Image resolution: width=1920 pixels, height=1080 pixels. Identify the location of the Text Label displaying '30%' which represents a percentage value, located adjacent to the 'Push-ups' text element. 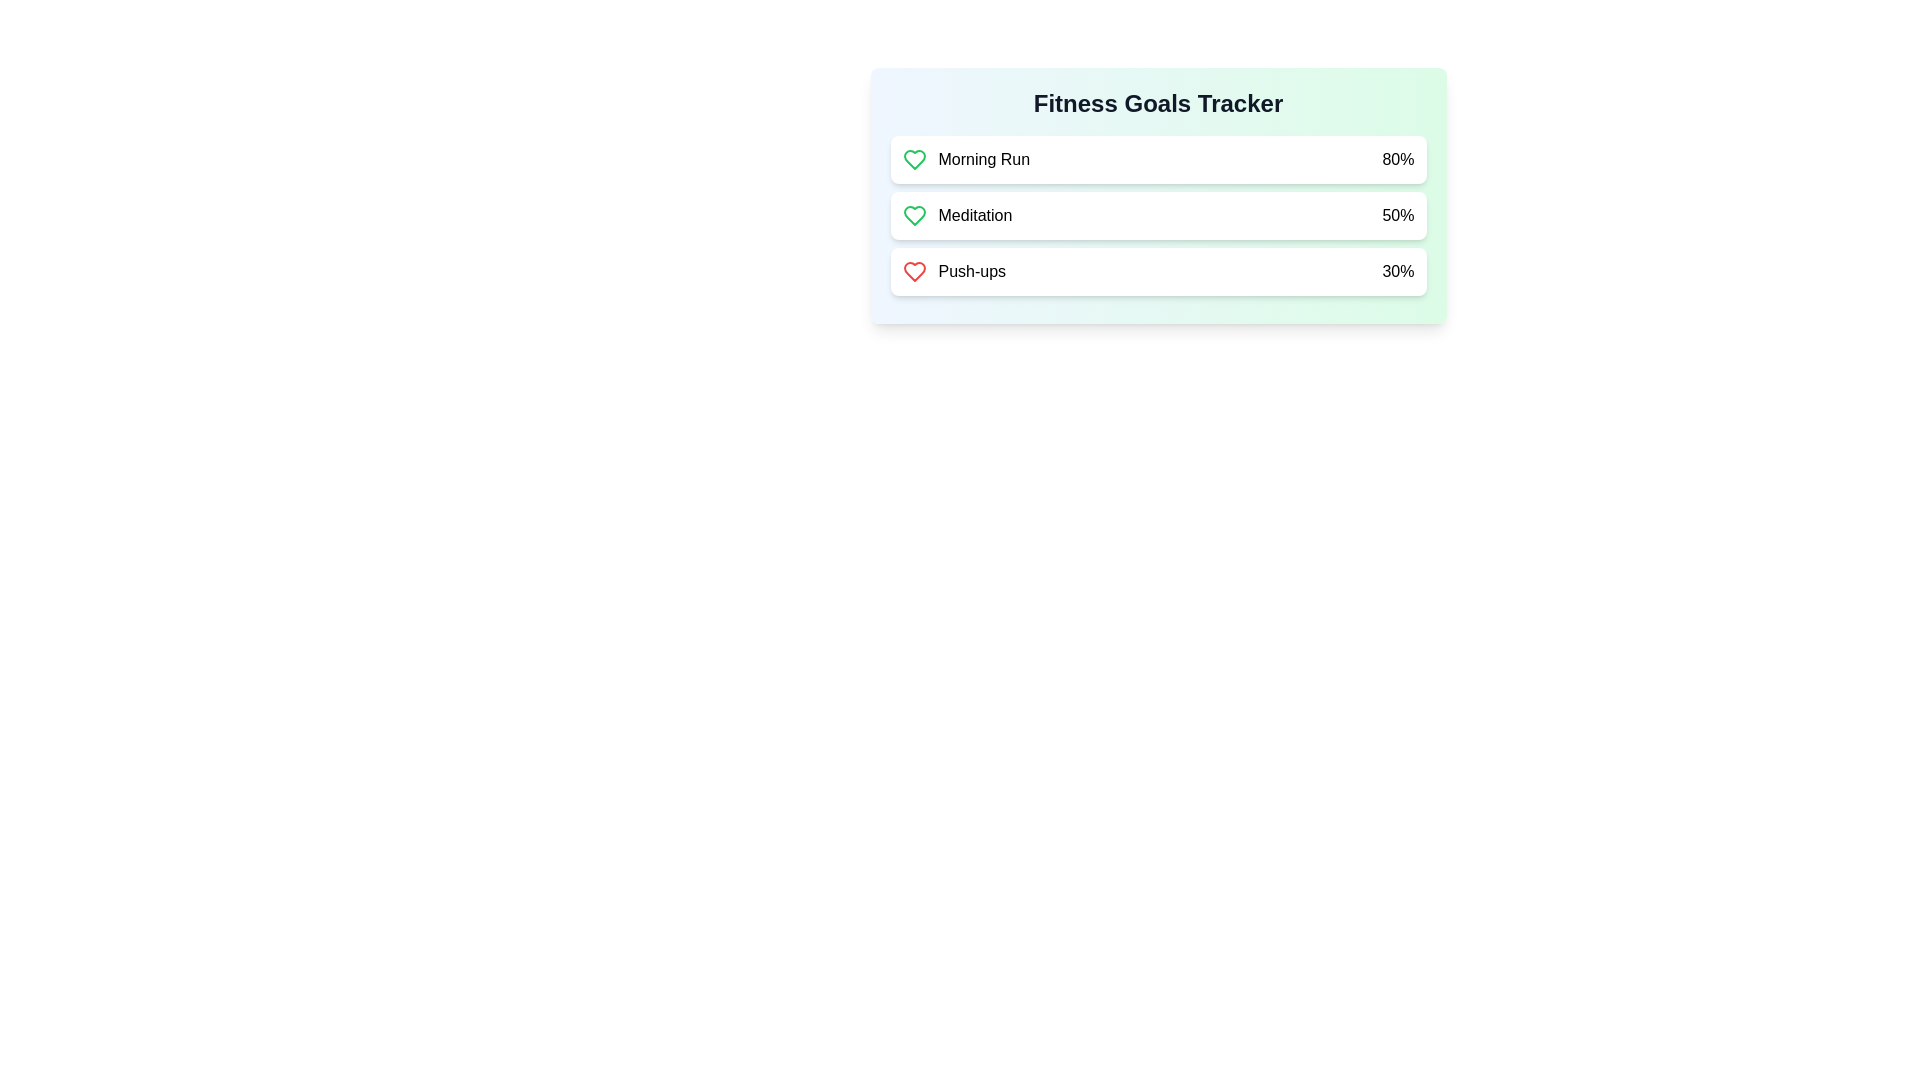
(1397, 272).